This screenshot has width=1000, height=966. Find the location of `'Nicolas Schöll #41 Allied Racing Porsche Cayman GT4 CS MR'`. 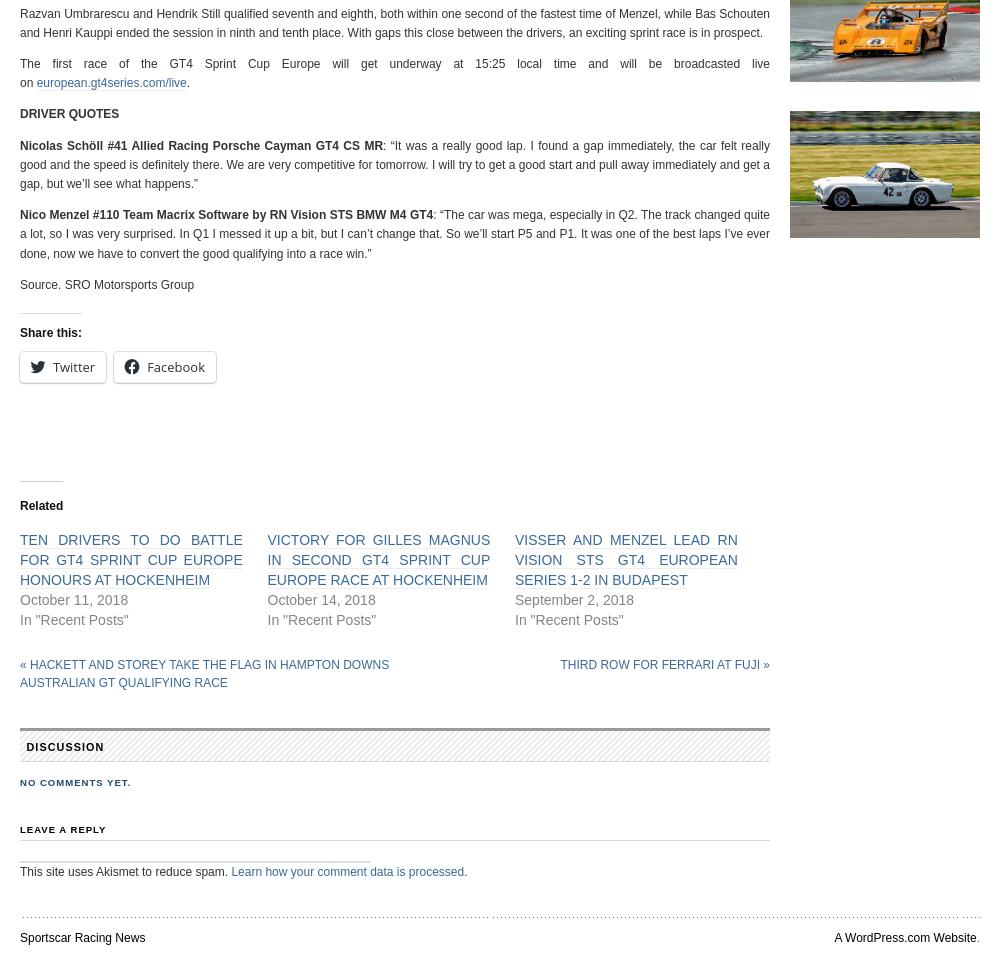

'Nicolas Schöll #41 Allied Racing Porsche Cayman GT4 CS MR' is located at coordinates (20, 143).